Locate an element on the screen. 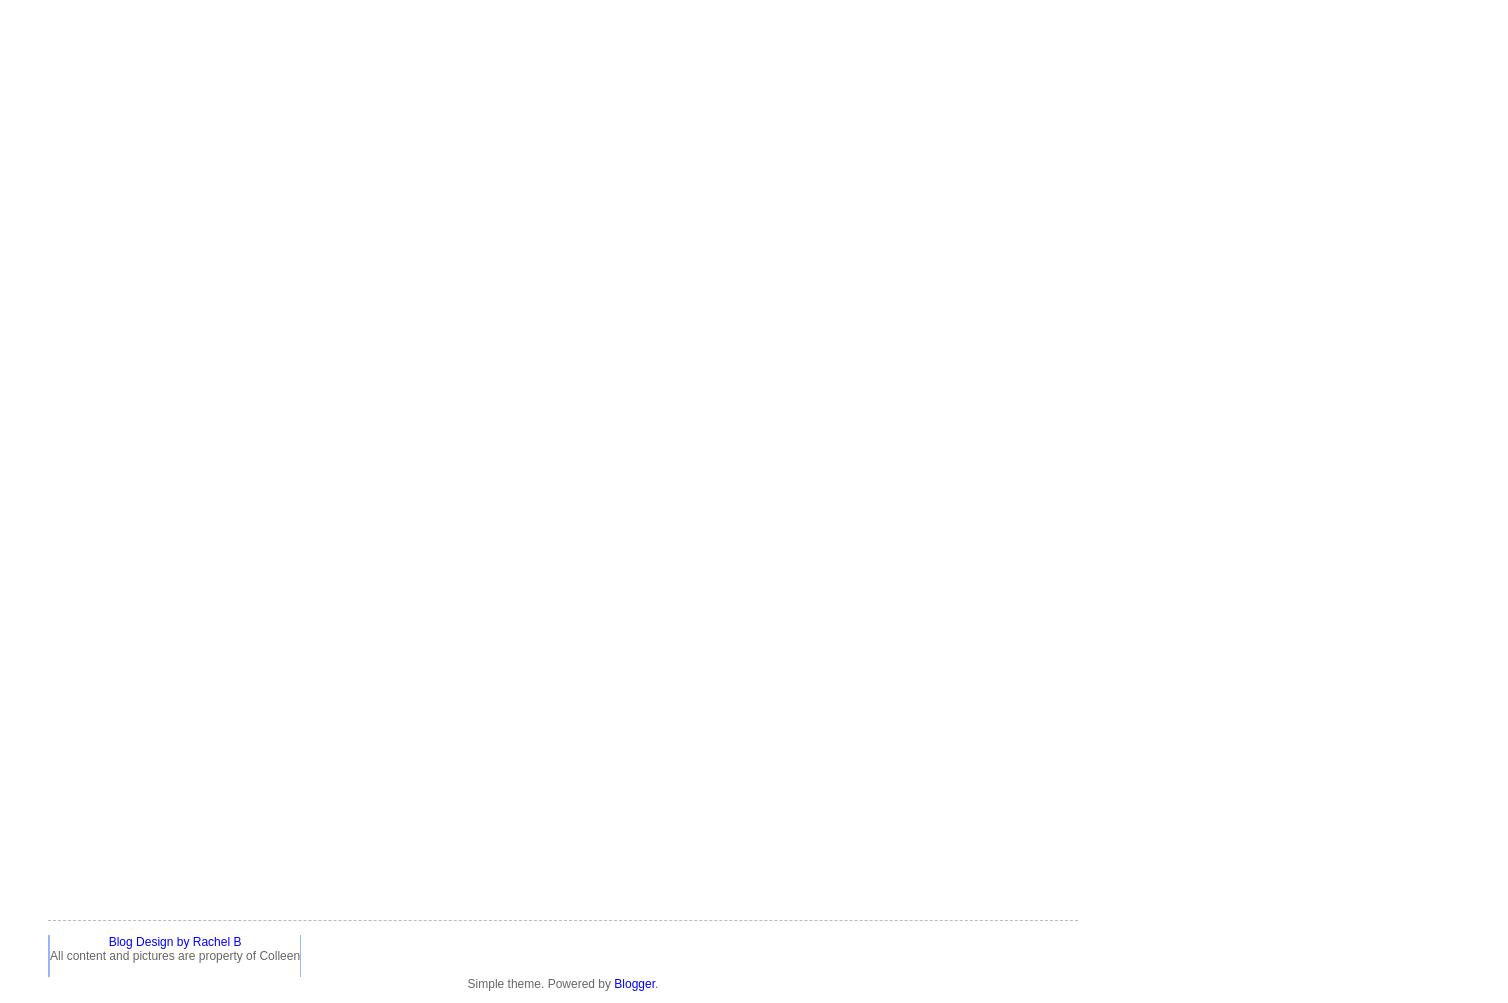 This screenshot has width=1508, height=1003. 'breastfeeding' is located at coordinates (83, 680).